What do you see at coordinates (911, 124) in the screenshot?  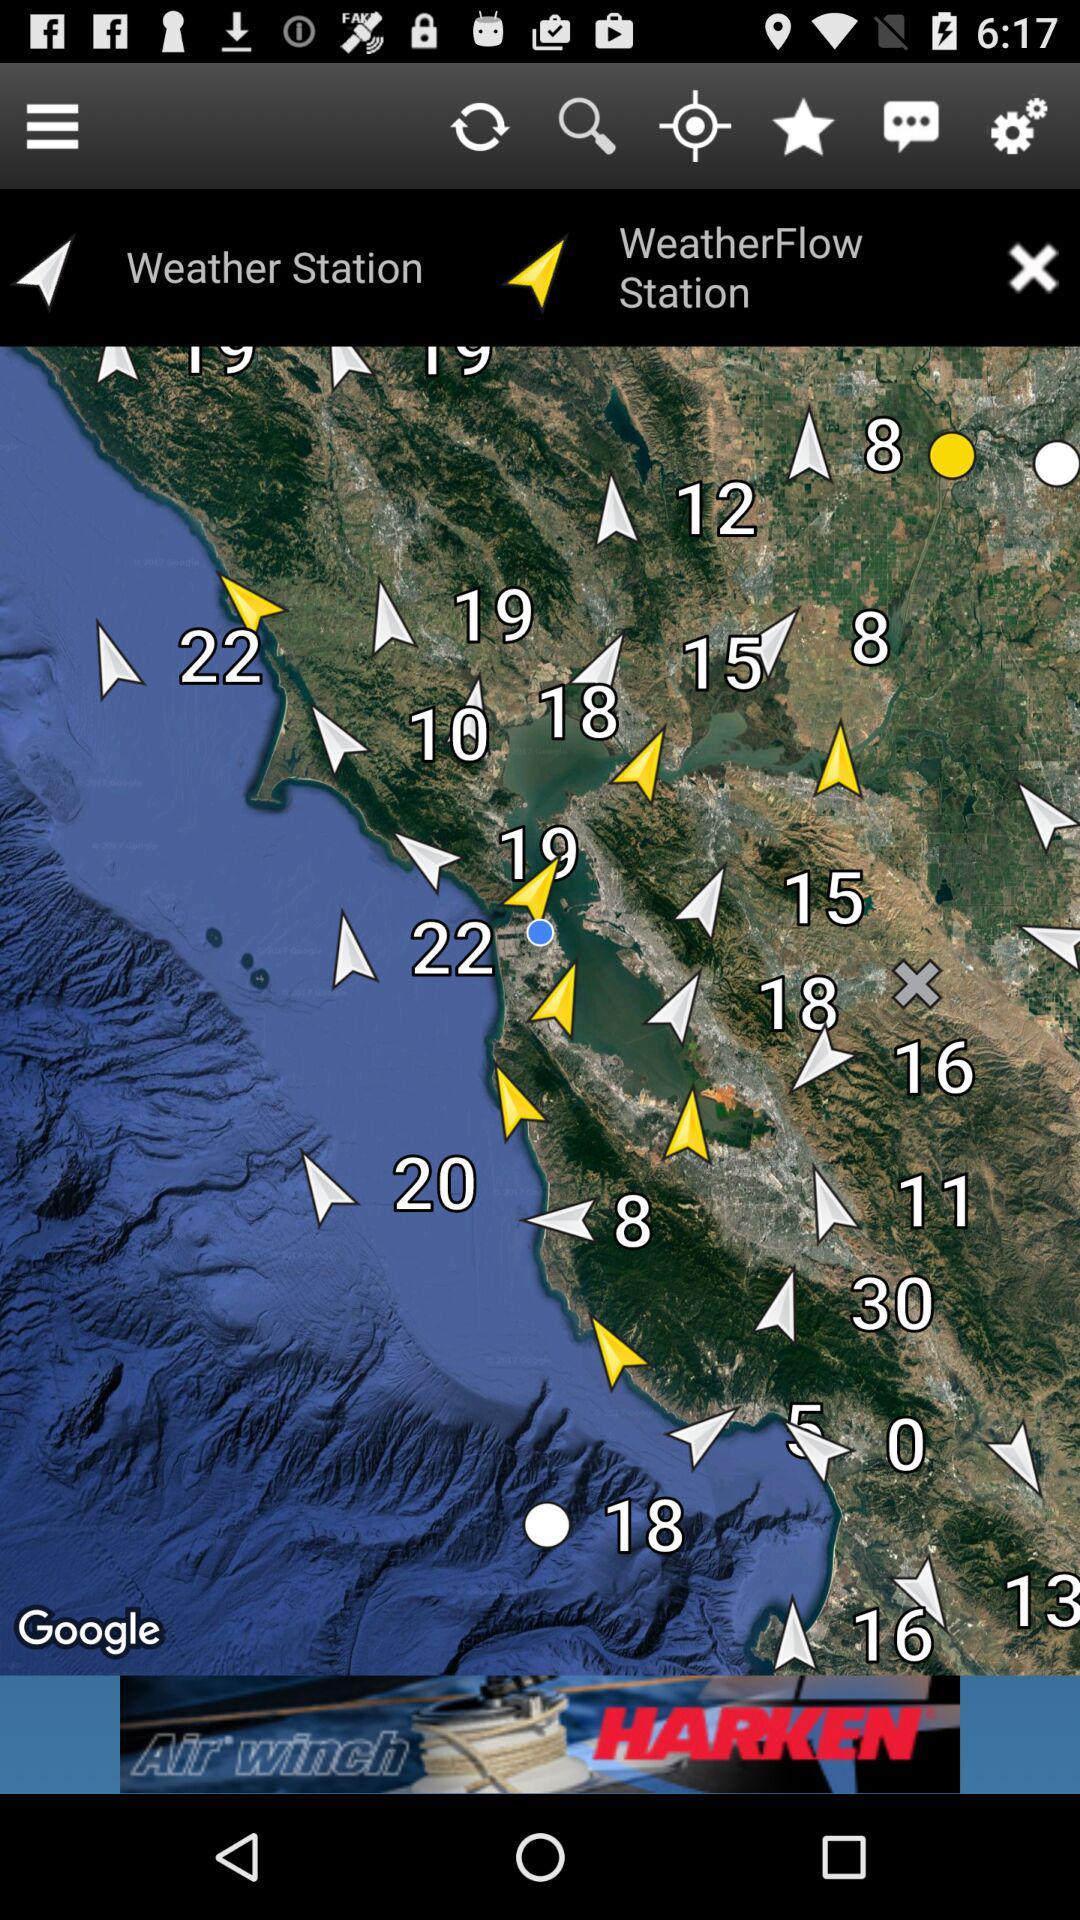 I see `message` at bounding box center [911, 124].